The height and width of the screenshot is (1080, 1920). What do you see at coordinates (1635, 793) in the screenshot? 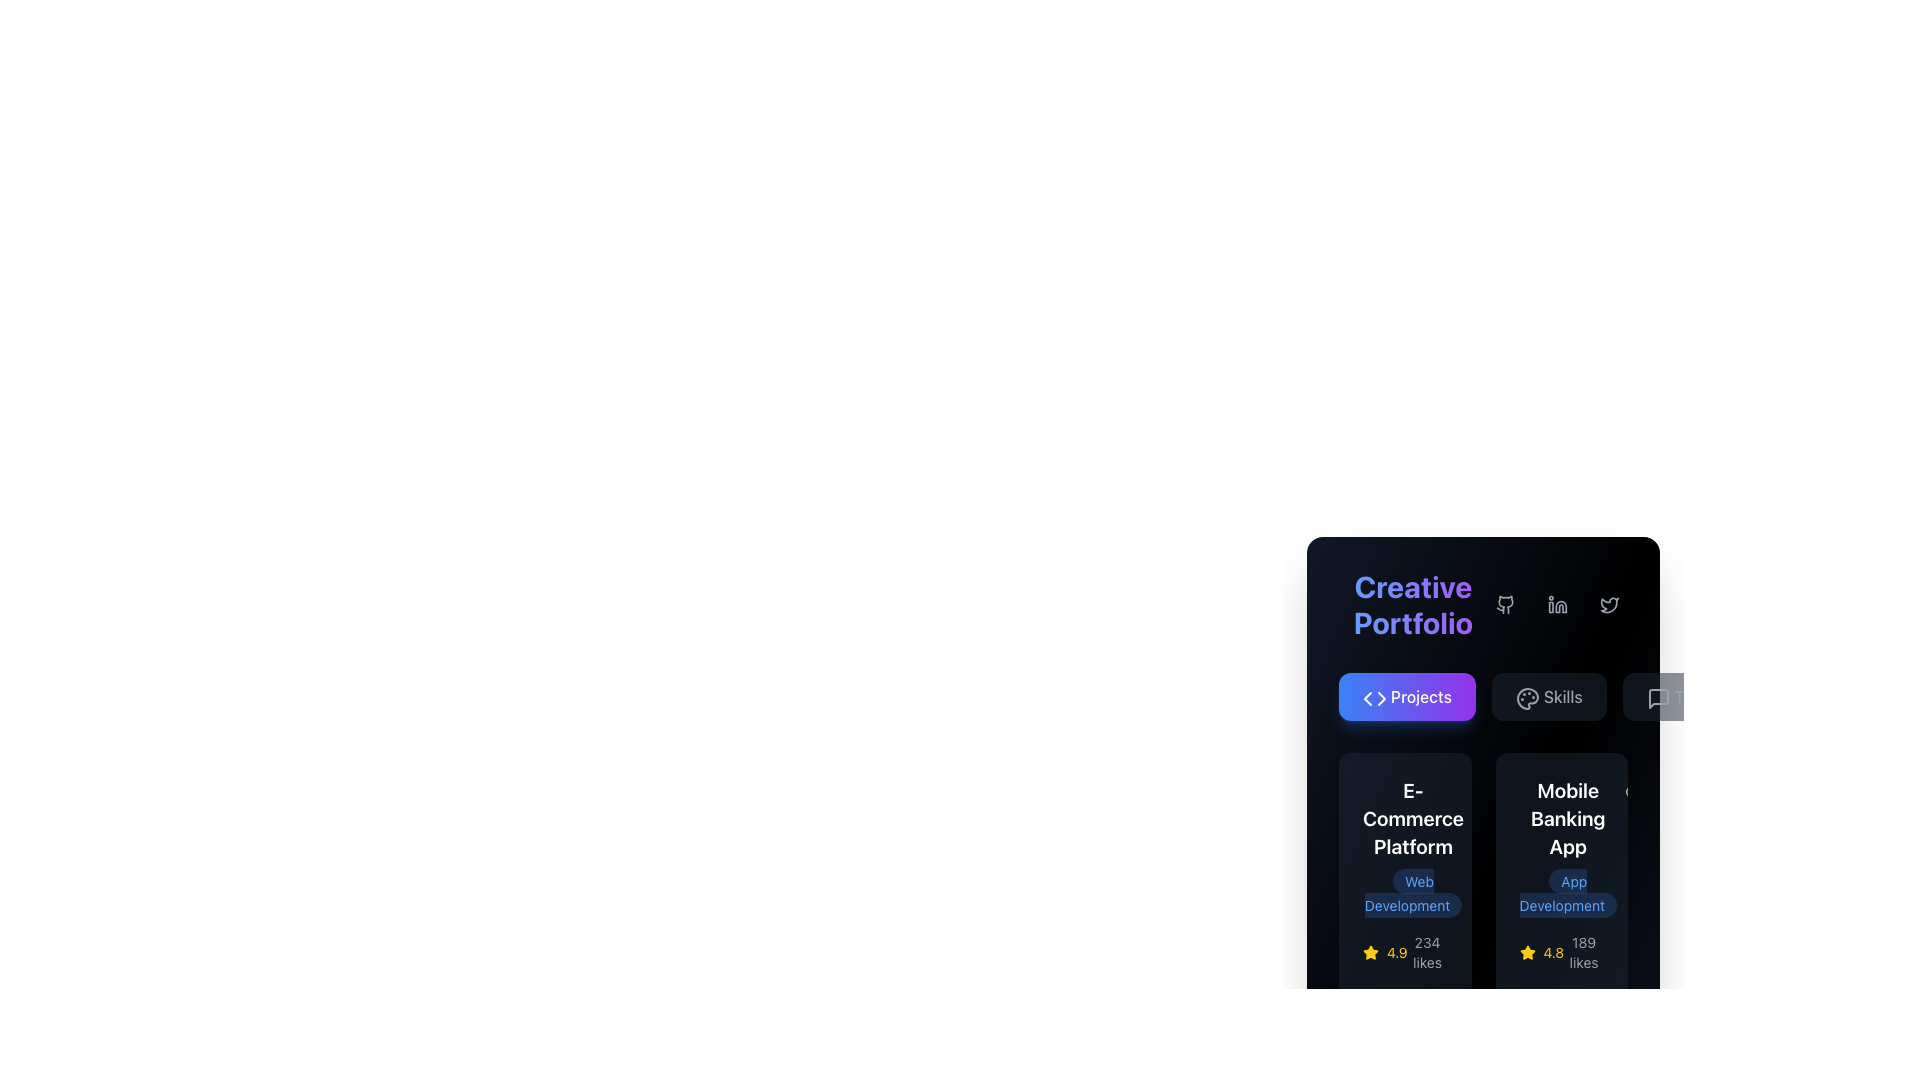
I see `the heart-shaped button located in the top-right corner of the 'Mobile Banking App' card, which changes color to pink on hover` at bounding box center [1635, 793].